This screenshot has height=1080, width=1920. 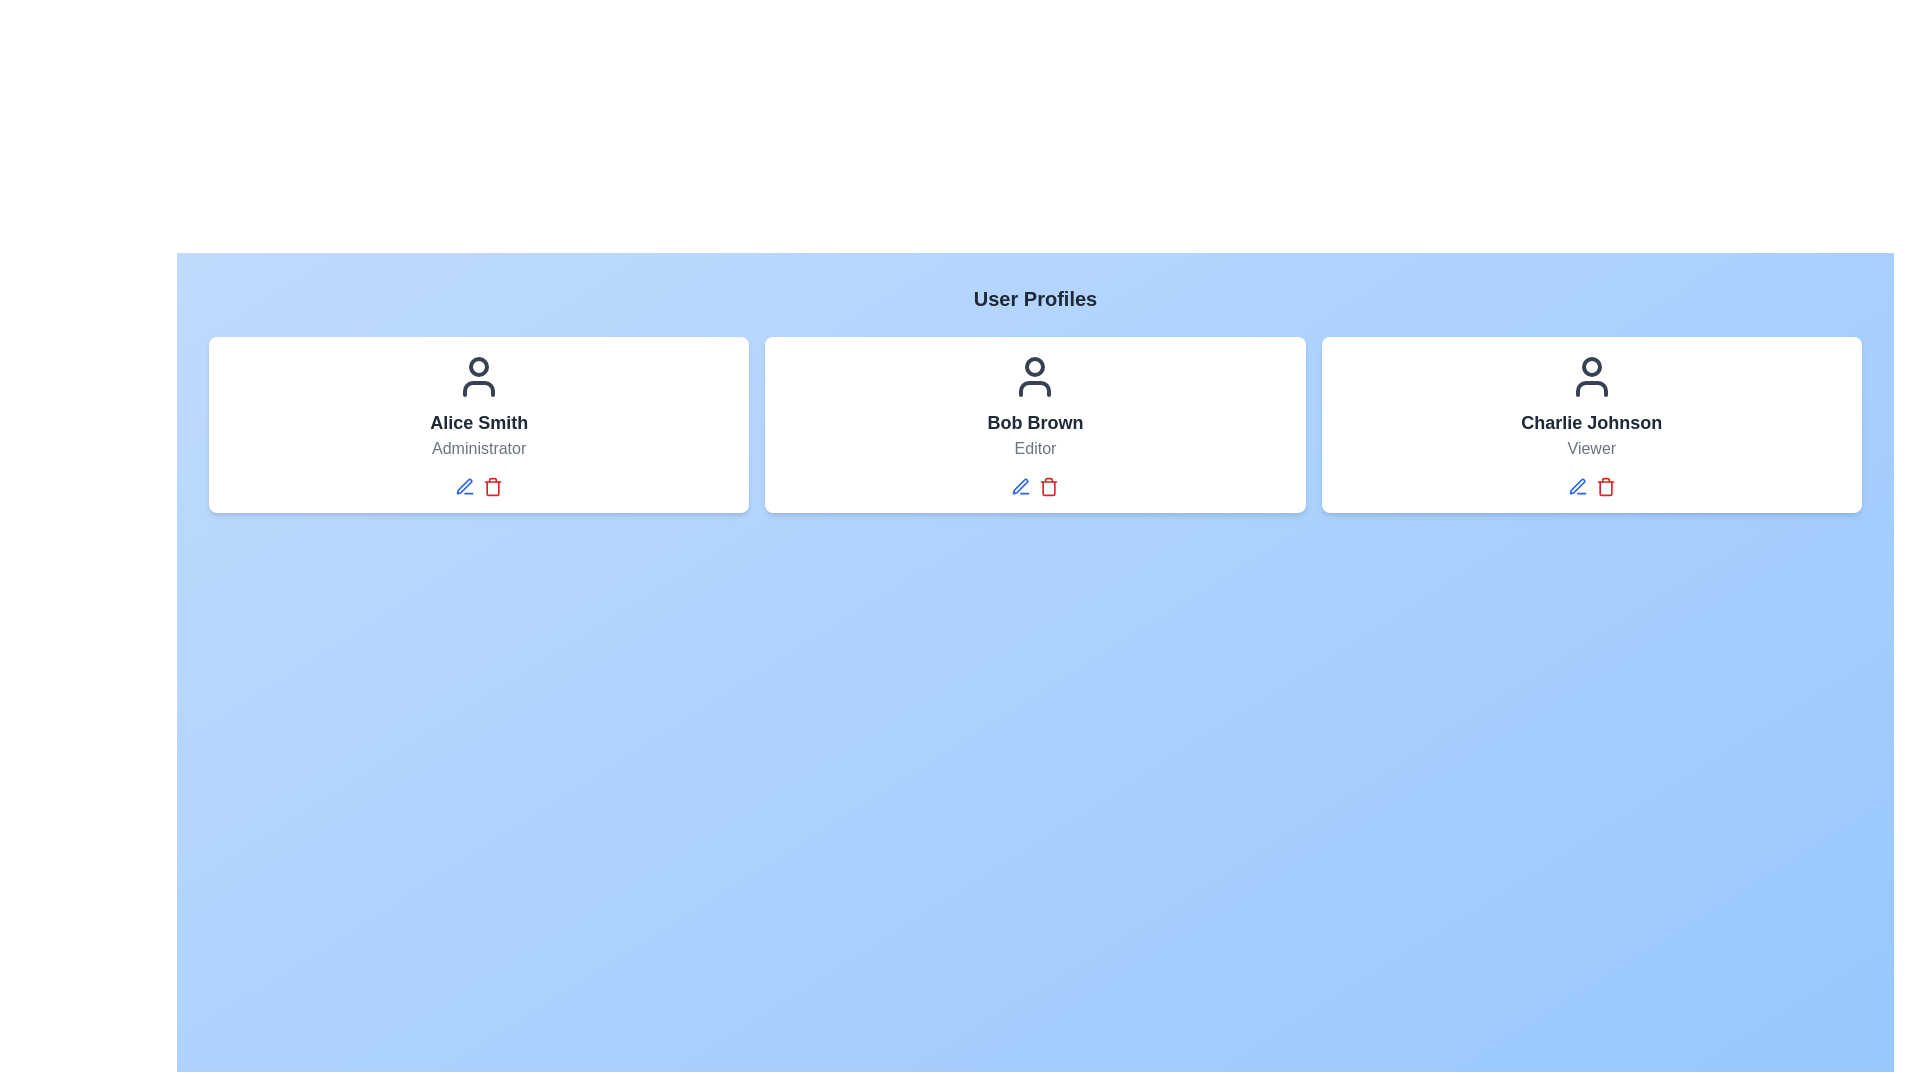 What do you see at coordinates (1590, 377) in the screenshot?
I see `the icon representing 'Charlie Johnson' located at the top-center of the card labeled 'Charlie Johnson' and 'Viewer'` at bounding box center [1590, 377].